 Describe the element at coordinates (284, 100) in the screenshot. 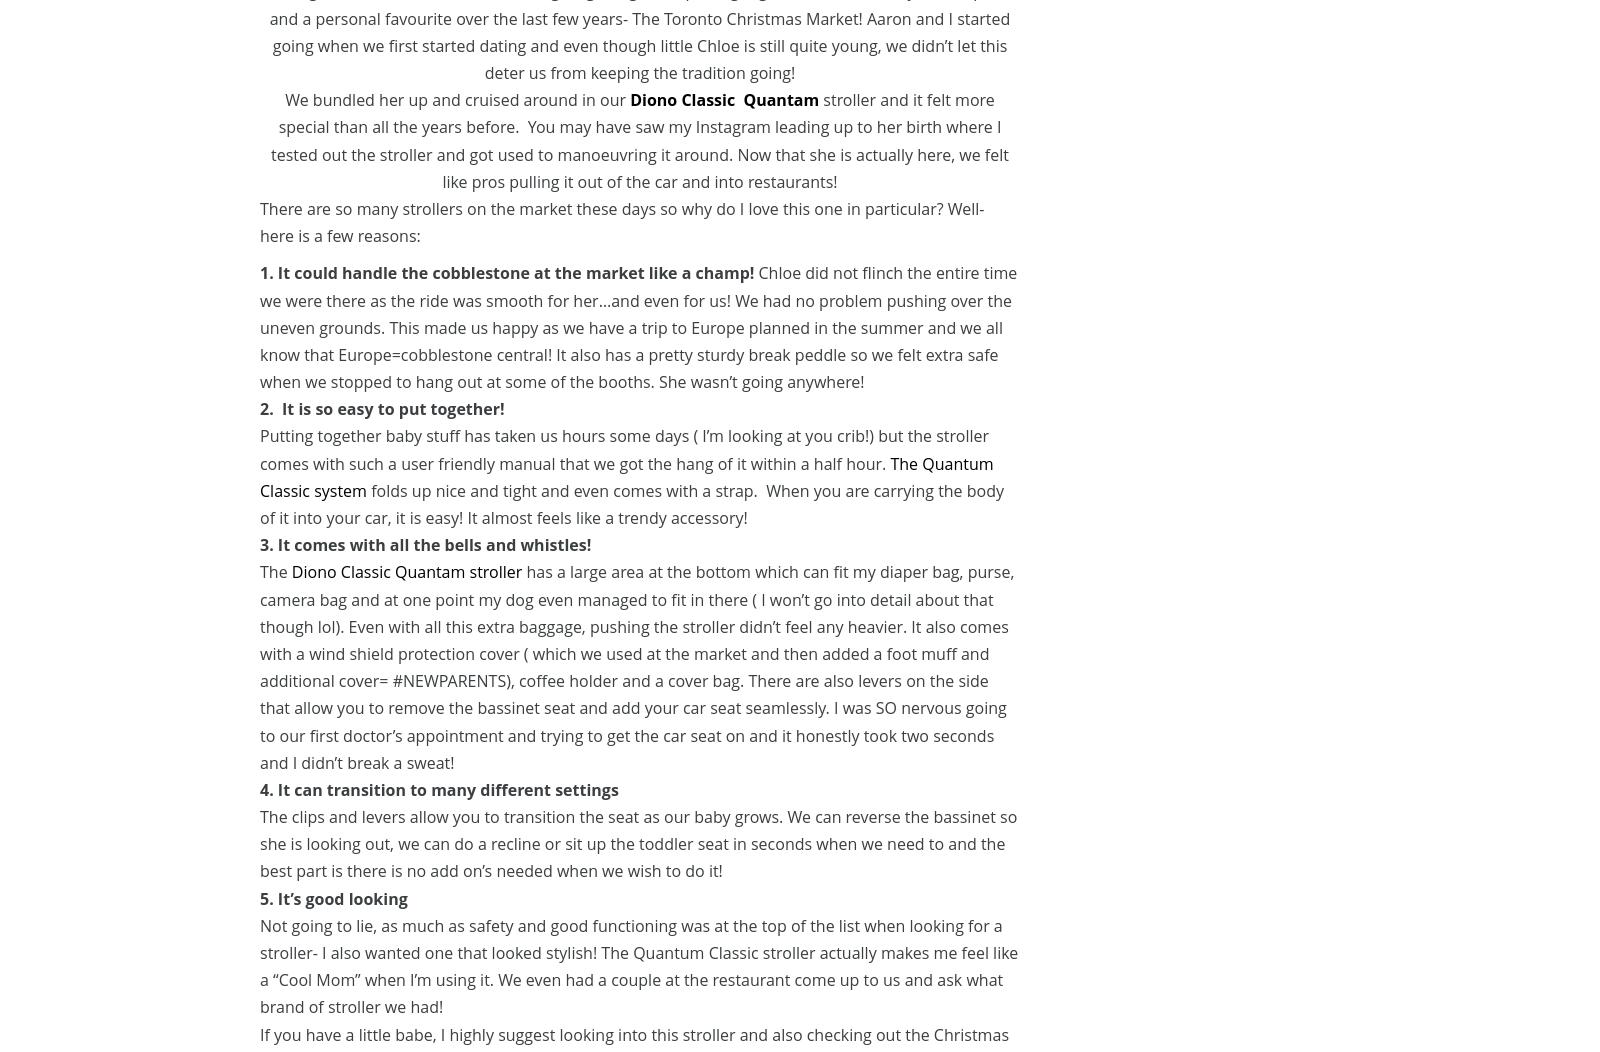

I see `'We bundled her up and cruised around in our'` at that location.